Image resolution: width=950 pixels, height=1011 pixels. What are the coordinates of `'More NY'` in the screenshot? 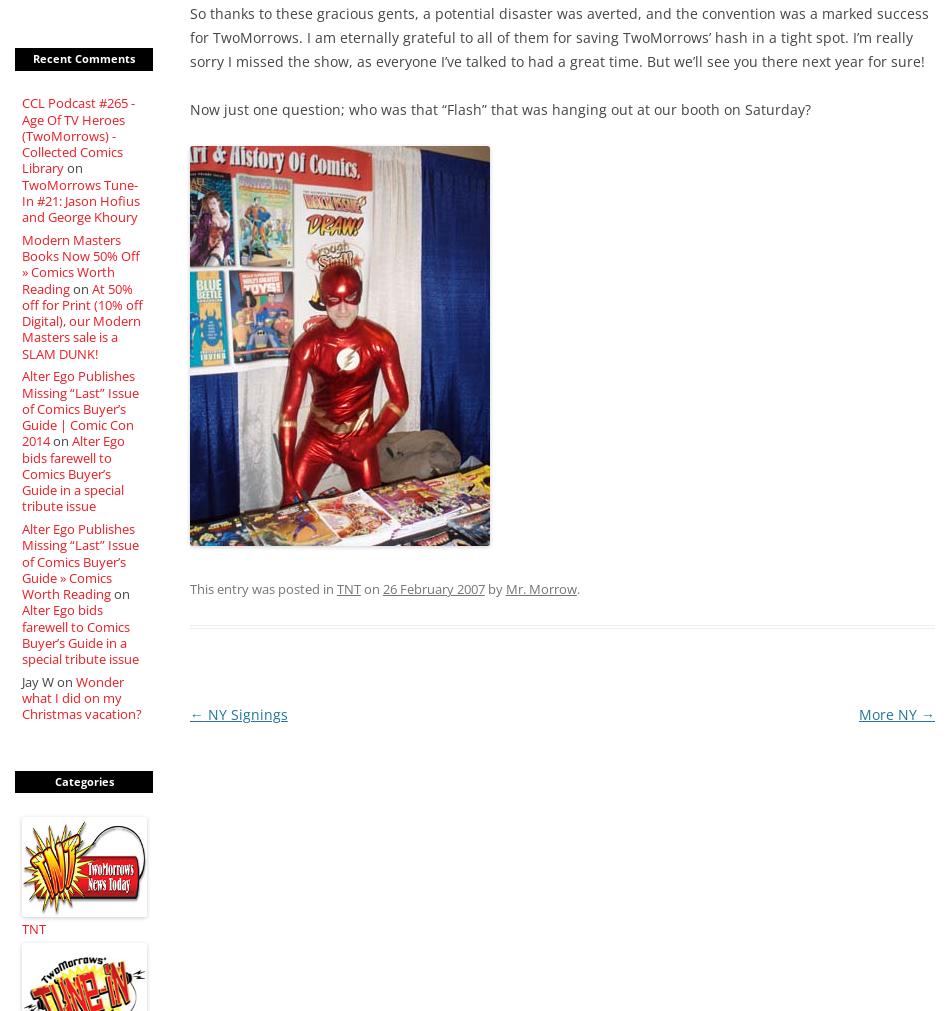 It's located at (888, 713).